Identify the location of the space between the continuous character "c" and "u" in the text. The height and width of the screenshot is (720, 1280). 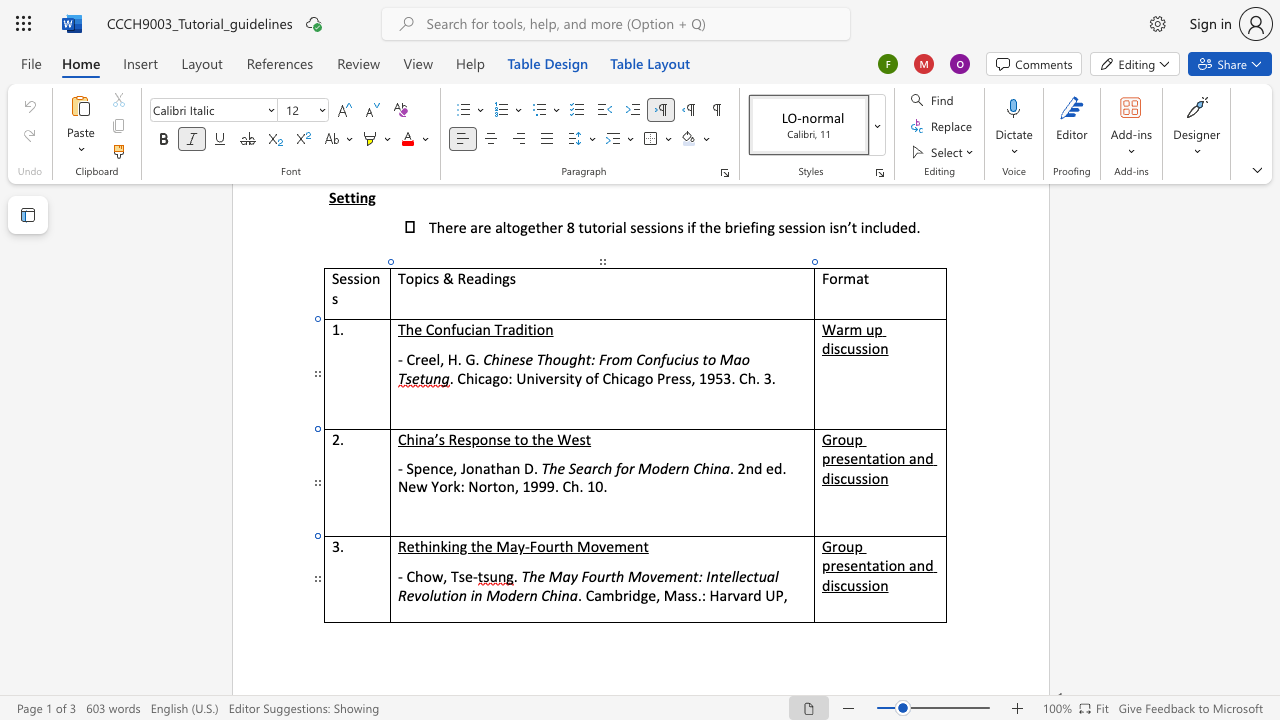
(847, 585).